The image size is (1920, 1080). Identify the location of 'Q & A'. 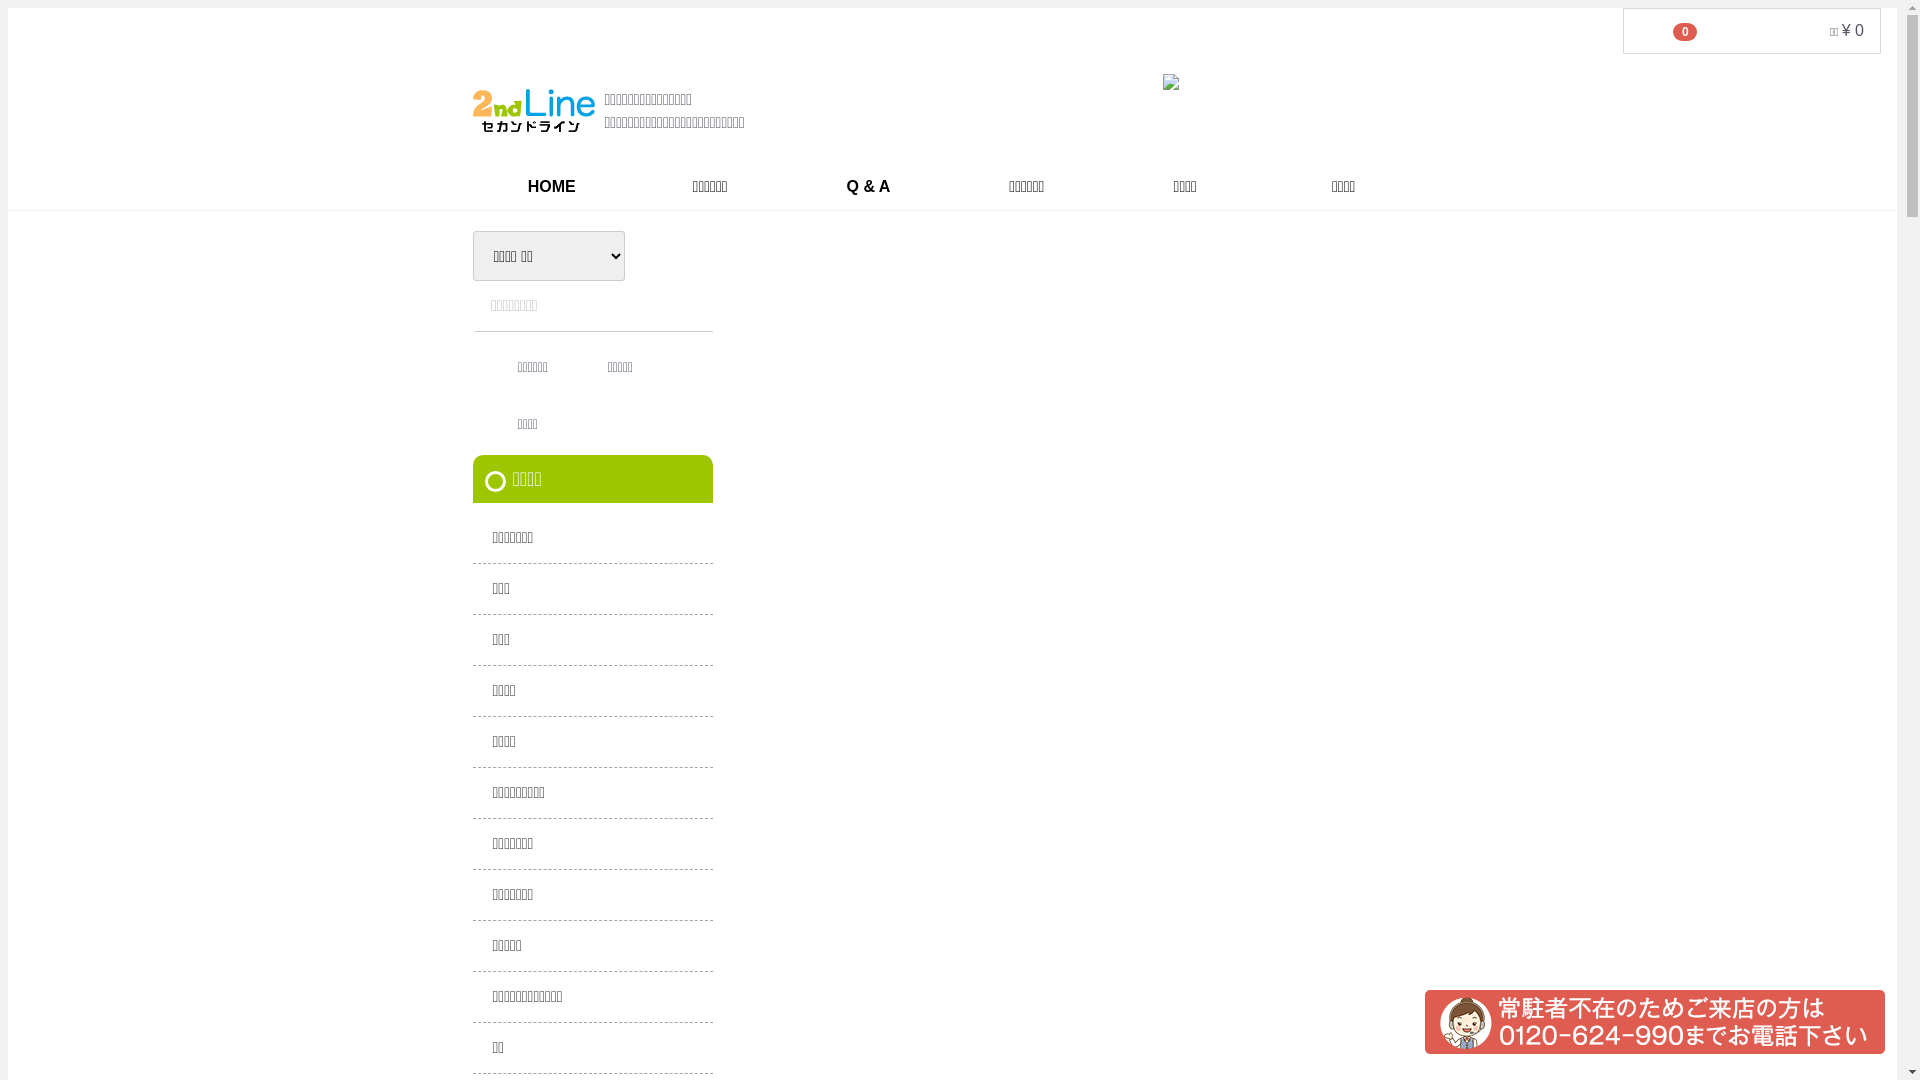
(787, 186).